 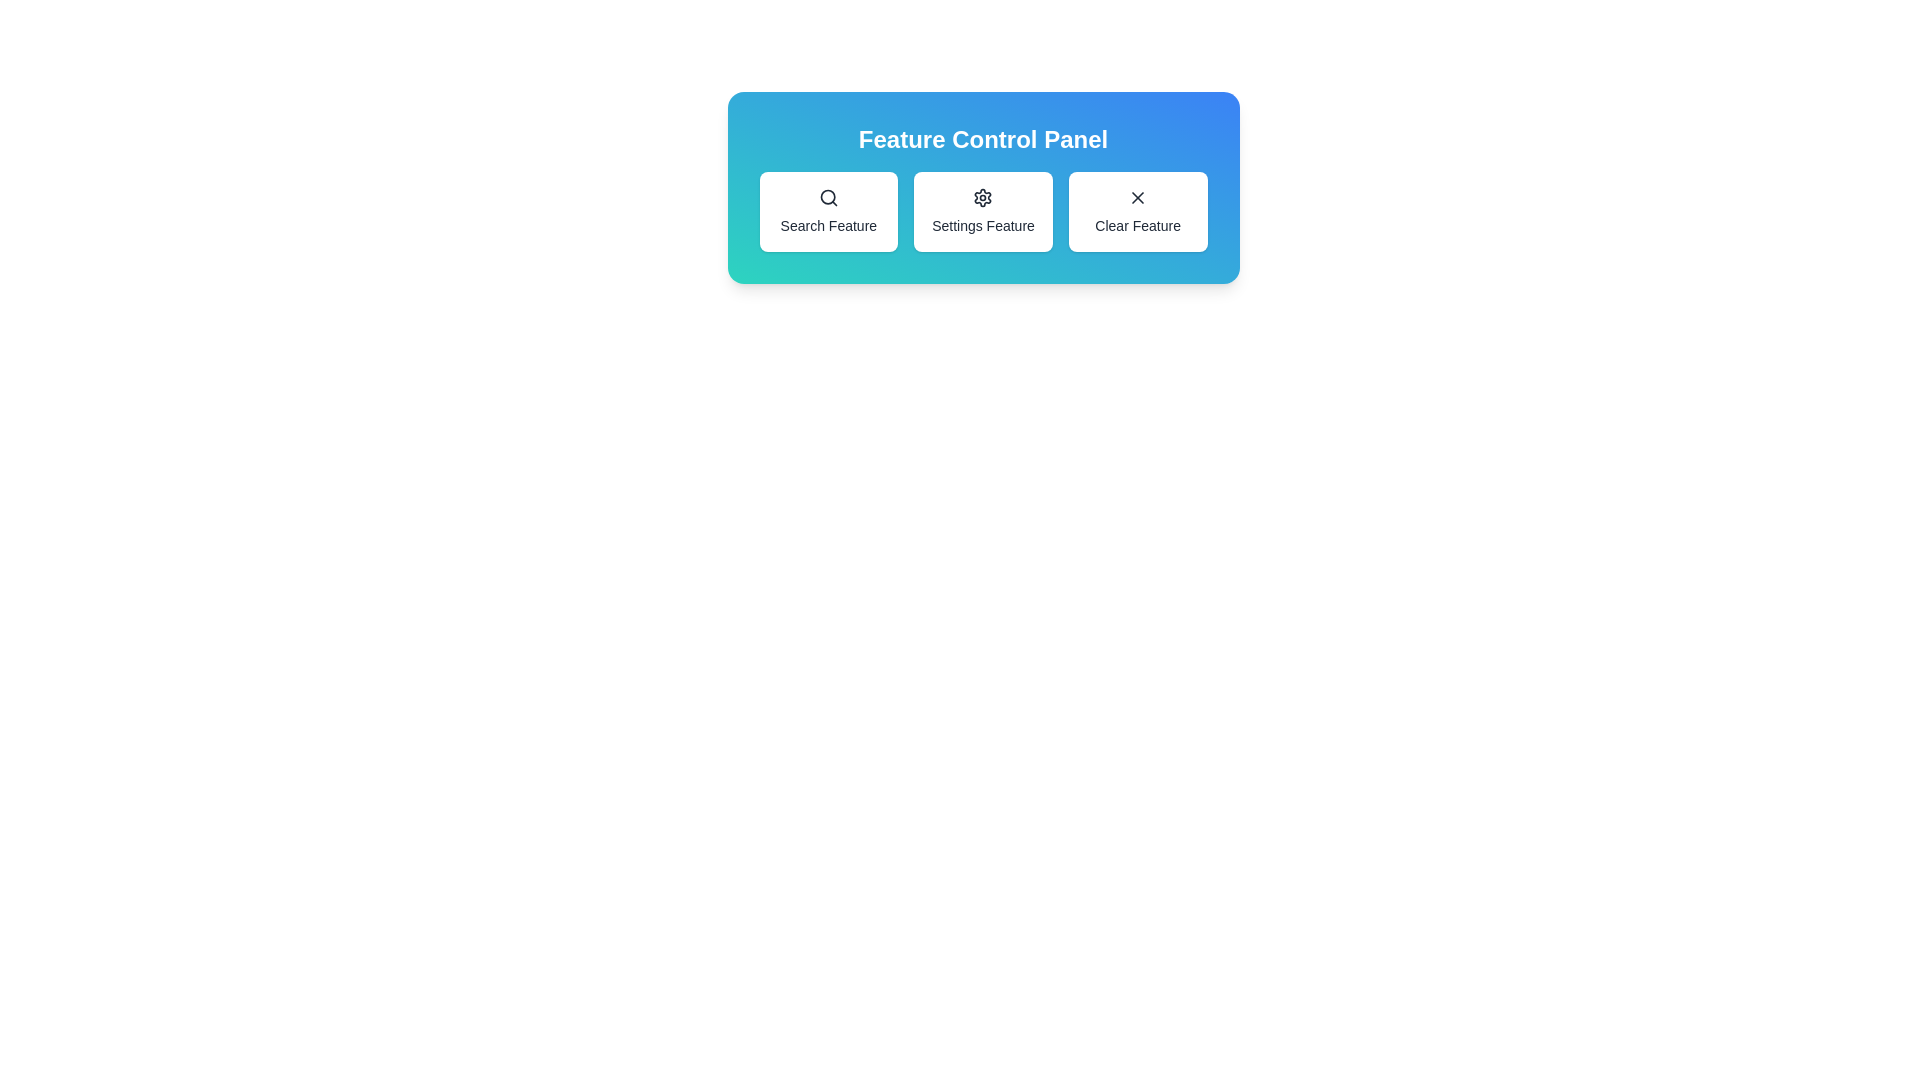 I want to click on the settings icon located in the central column of the 'Feature Control Panel' within the 'Settings Feature' panel, so click(x=983, y=197).